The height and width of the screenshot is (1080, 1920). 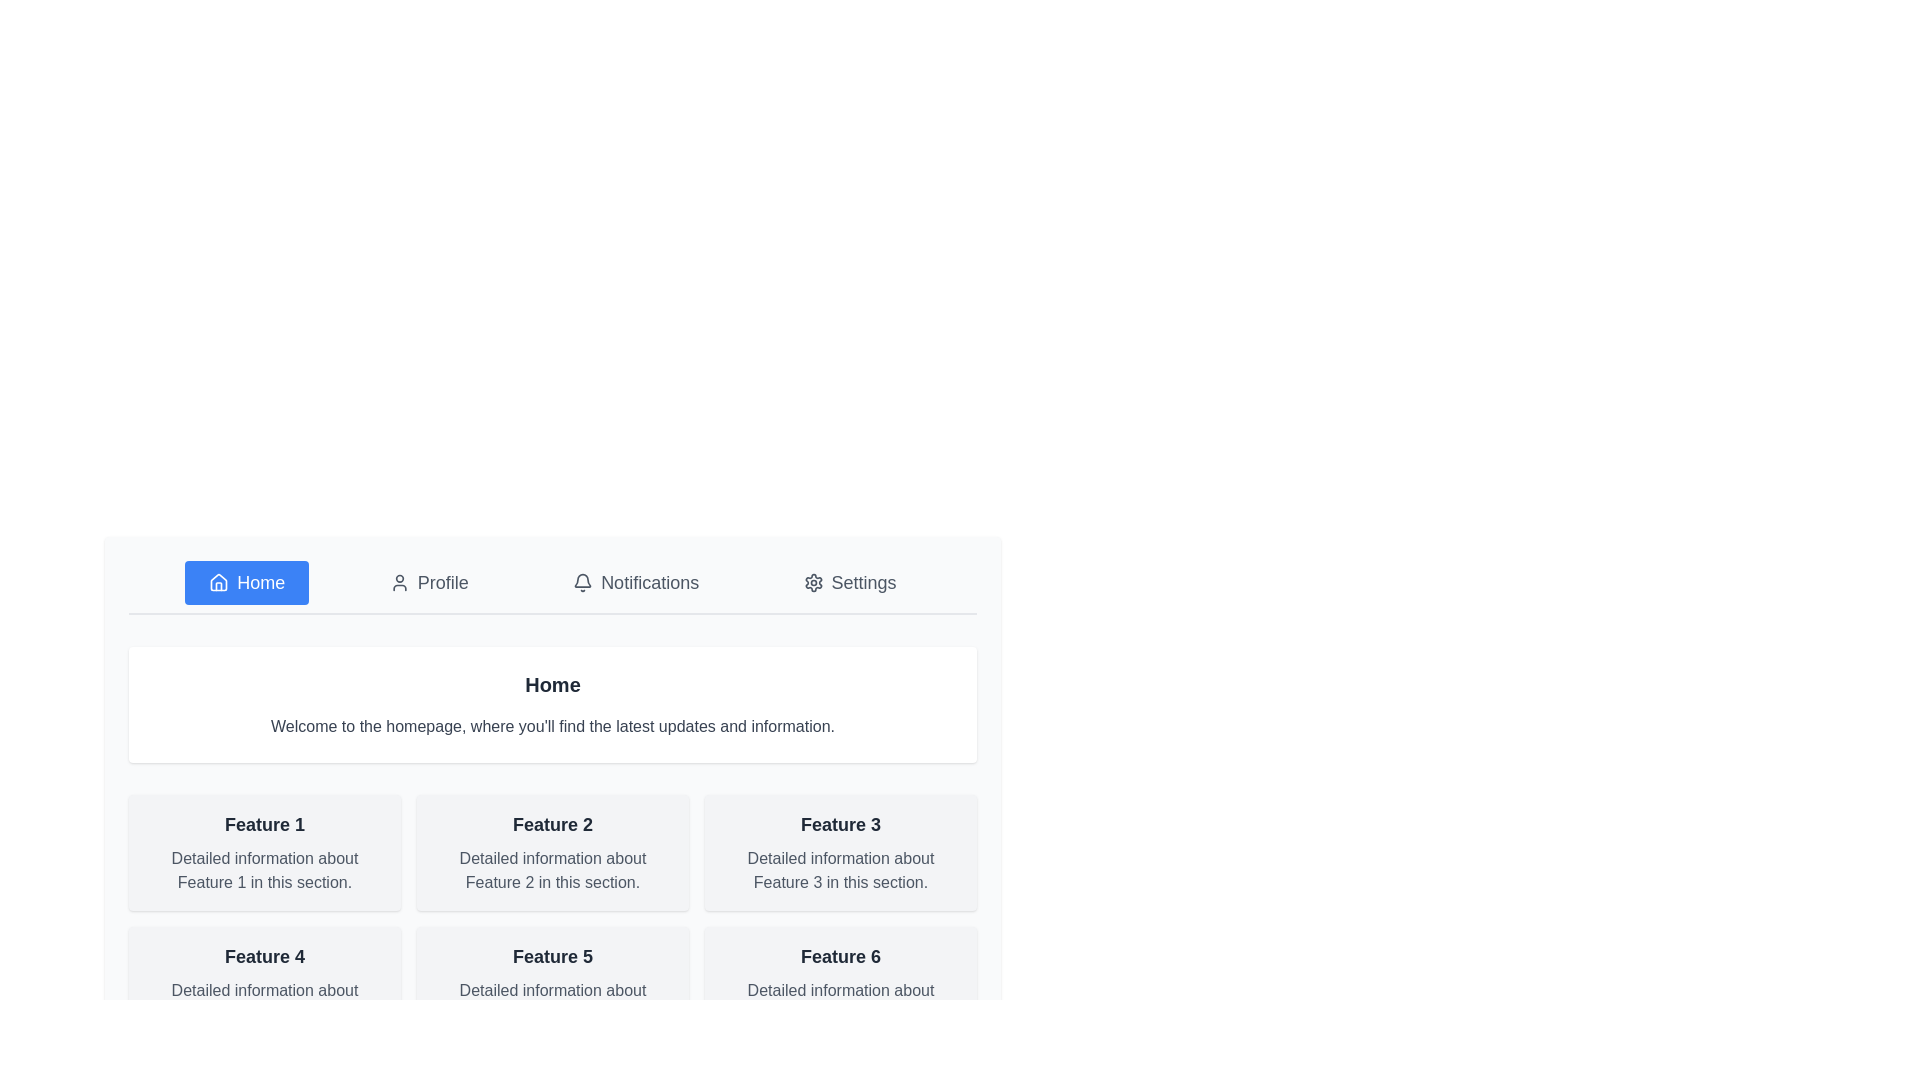 What do you see at coordinates (442, 582) in the screenshot?
I see `the profile label in the navigation bar, which is the second interactive text element adjacent to the user profile icon` at bounding box center [442, 582].